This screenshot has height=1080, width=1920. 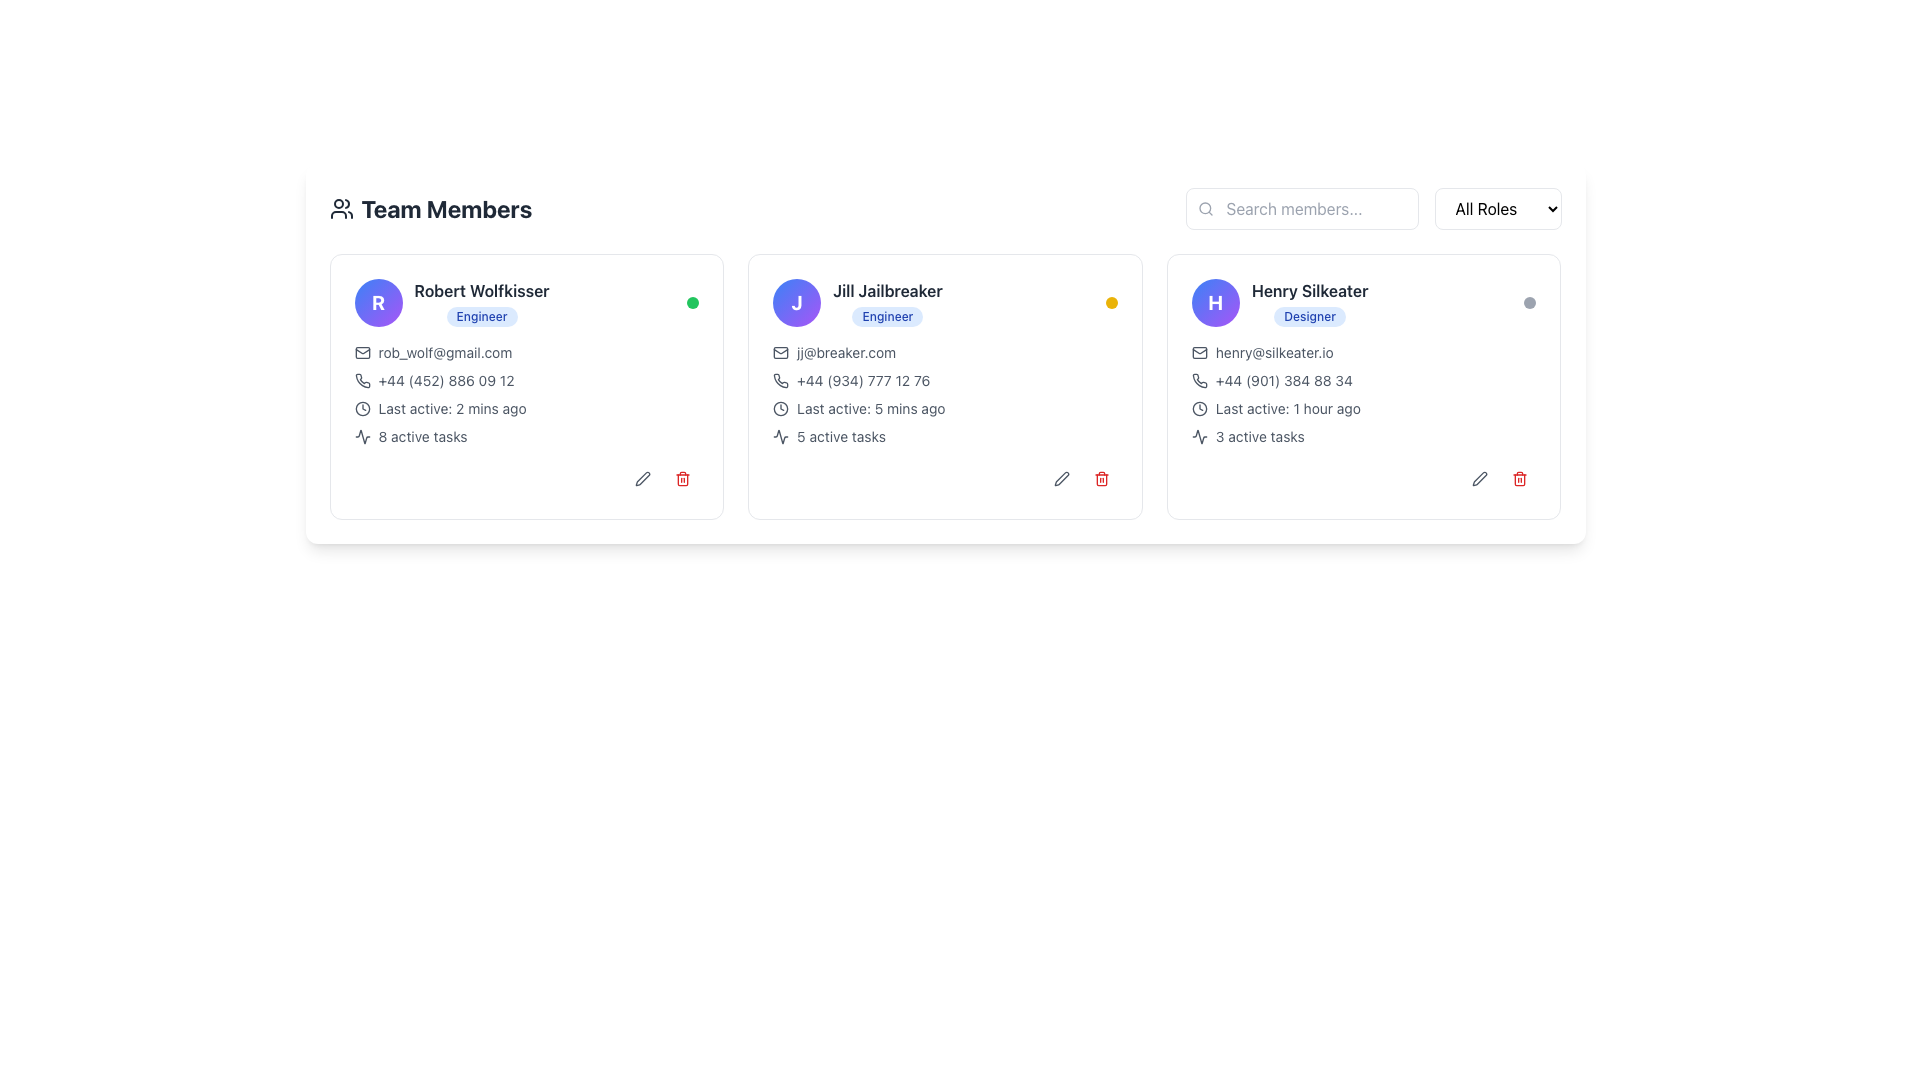 I want to click on text element that informs users about the number of active tasks associated with Robert Wolfkisser, located under 'Last active: 2 mins ago' and to the right of the activity icon, so click(x=421, y=435).